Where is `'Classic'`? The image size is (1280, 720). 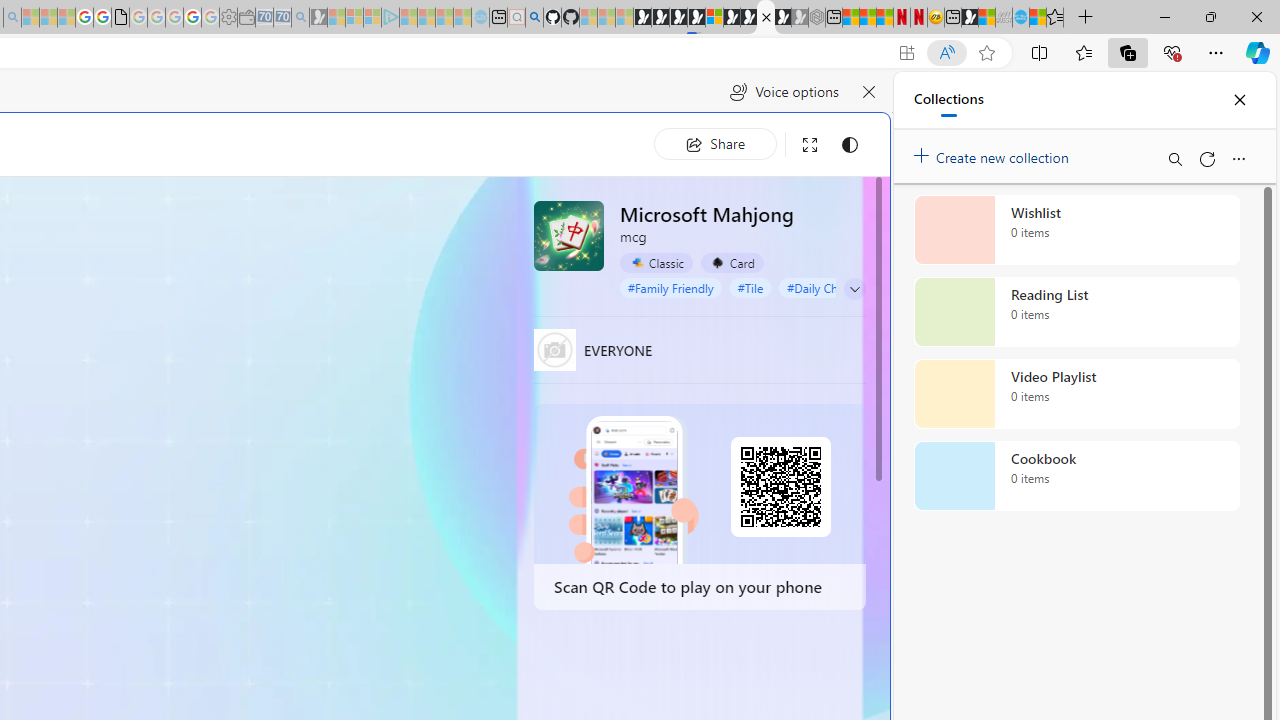 'Classic' is located at coordinates (656, 262).